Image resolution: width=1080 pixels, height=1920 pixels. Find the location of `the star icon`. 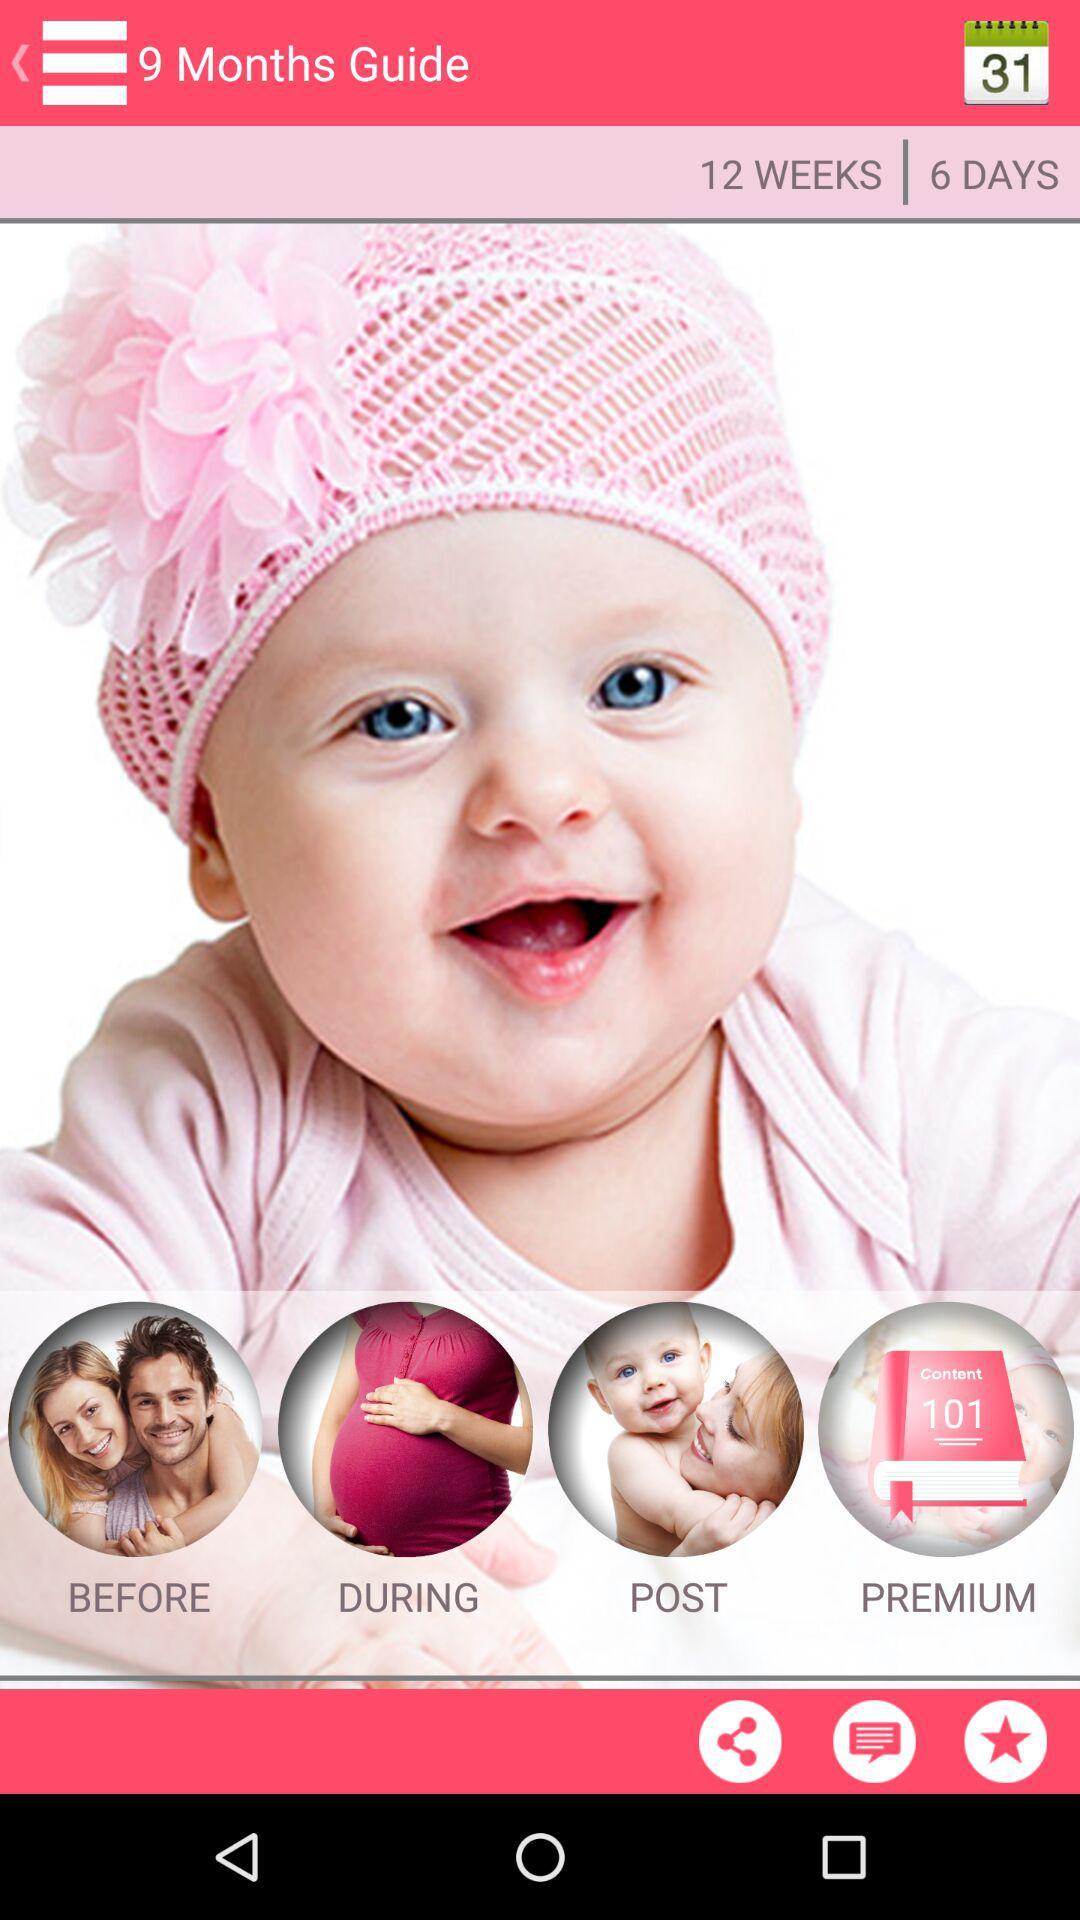

the star icon is located at coordinates (1005, 1862).